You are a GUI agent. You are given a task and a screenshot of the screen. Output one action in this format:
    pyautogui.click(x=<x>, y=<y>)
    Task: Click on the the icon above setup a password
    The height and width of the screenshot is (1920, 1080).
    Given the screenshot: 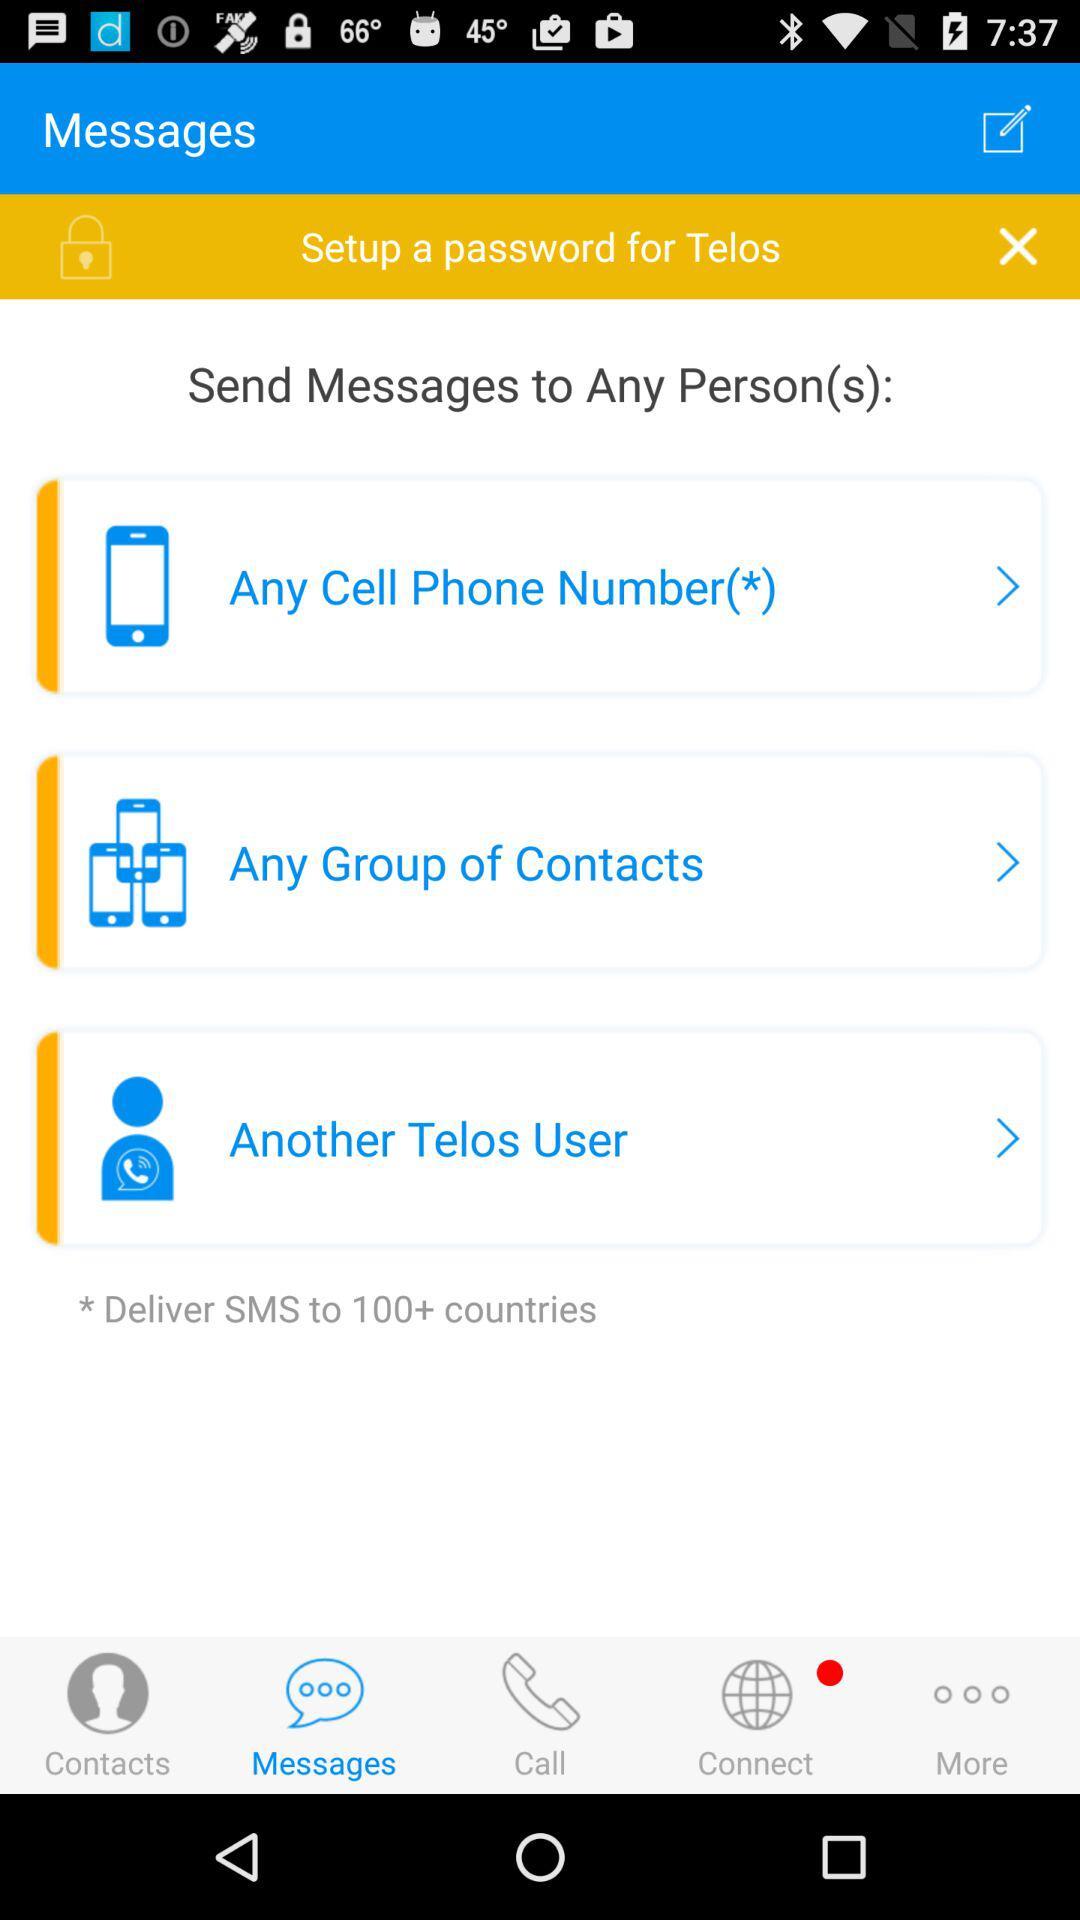 What is the action you would take?
    pyautogui.click(x=1007, y=127)
    